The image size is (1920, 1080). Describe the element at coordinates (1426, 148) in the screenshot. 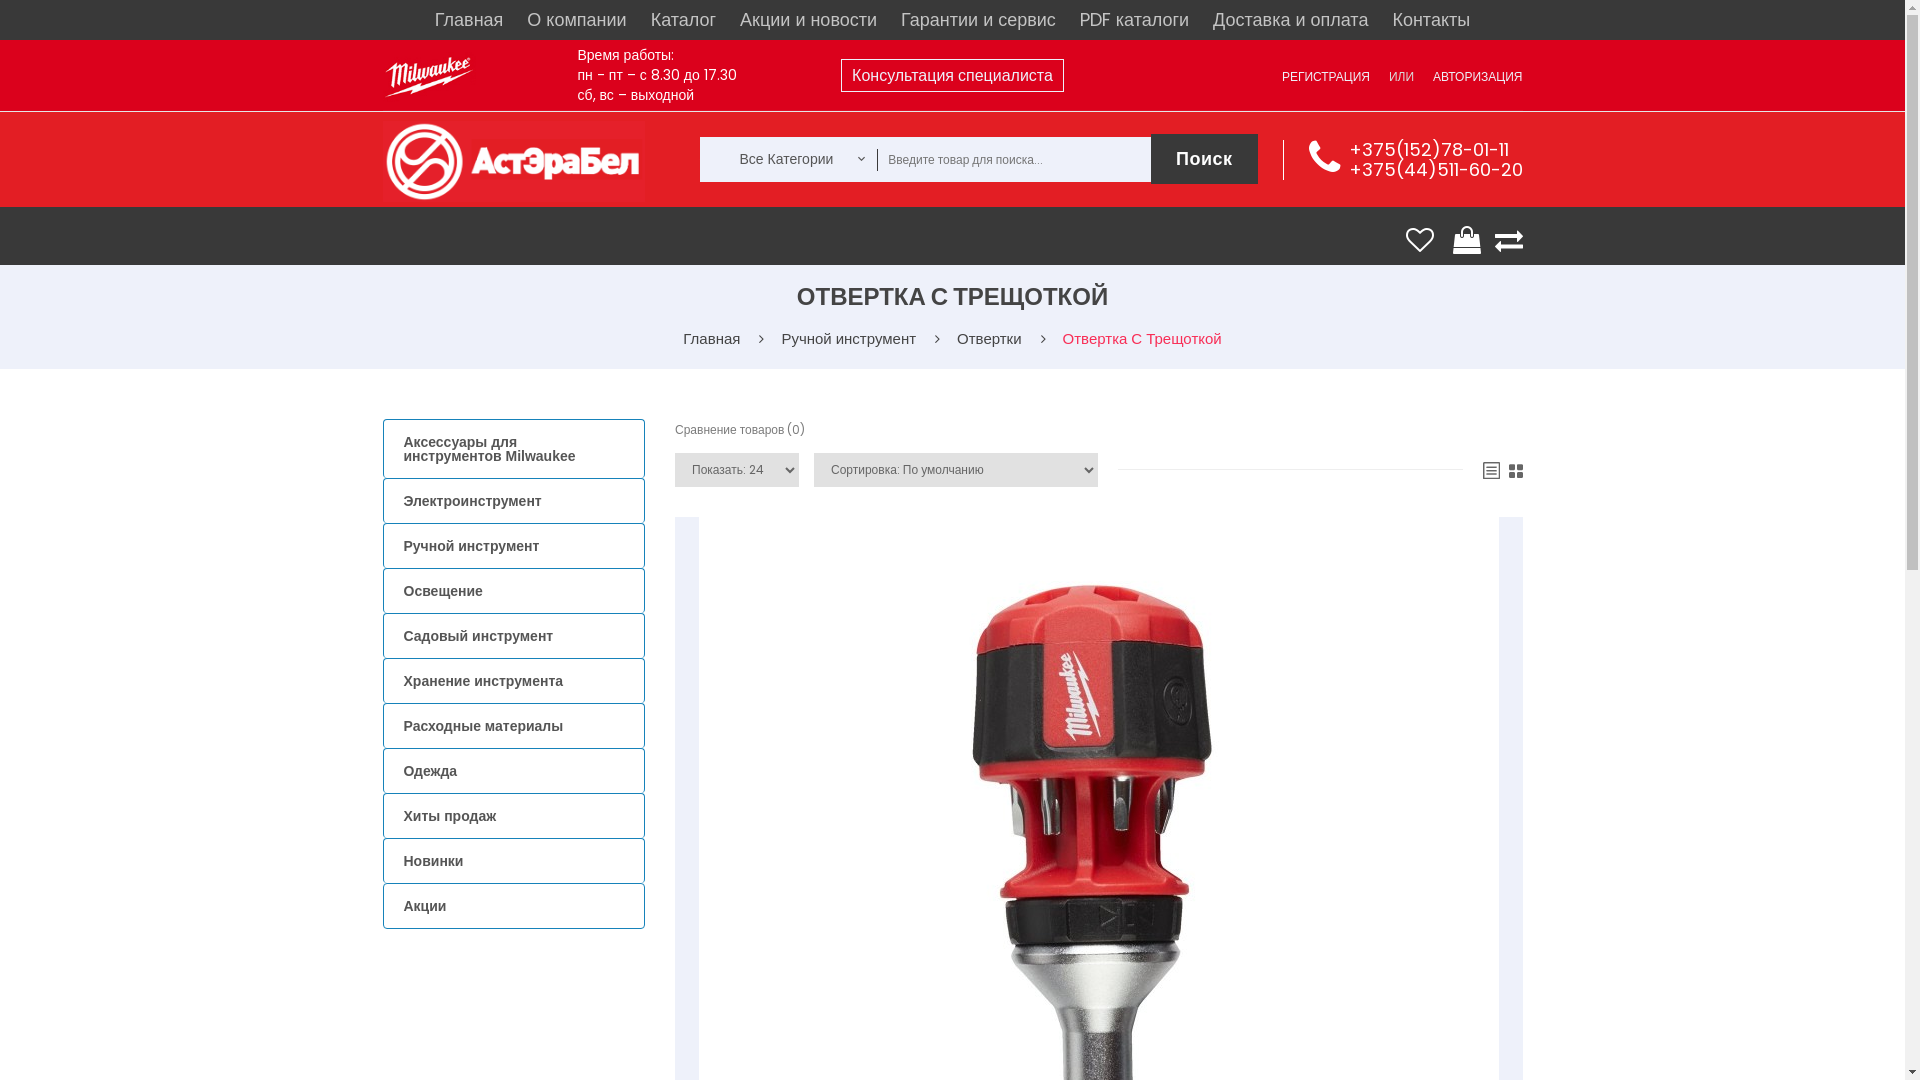

I see `'+375(152)78-01-11'` at that location.